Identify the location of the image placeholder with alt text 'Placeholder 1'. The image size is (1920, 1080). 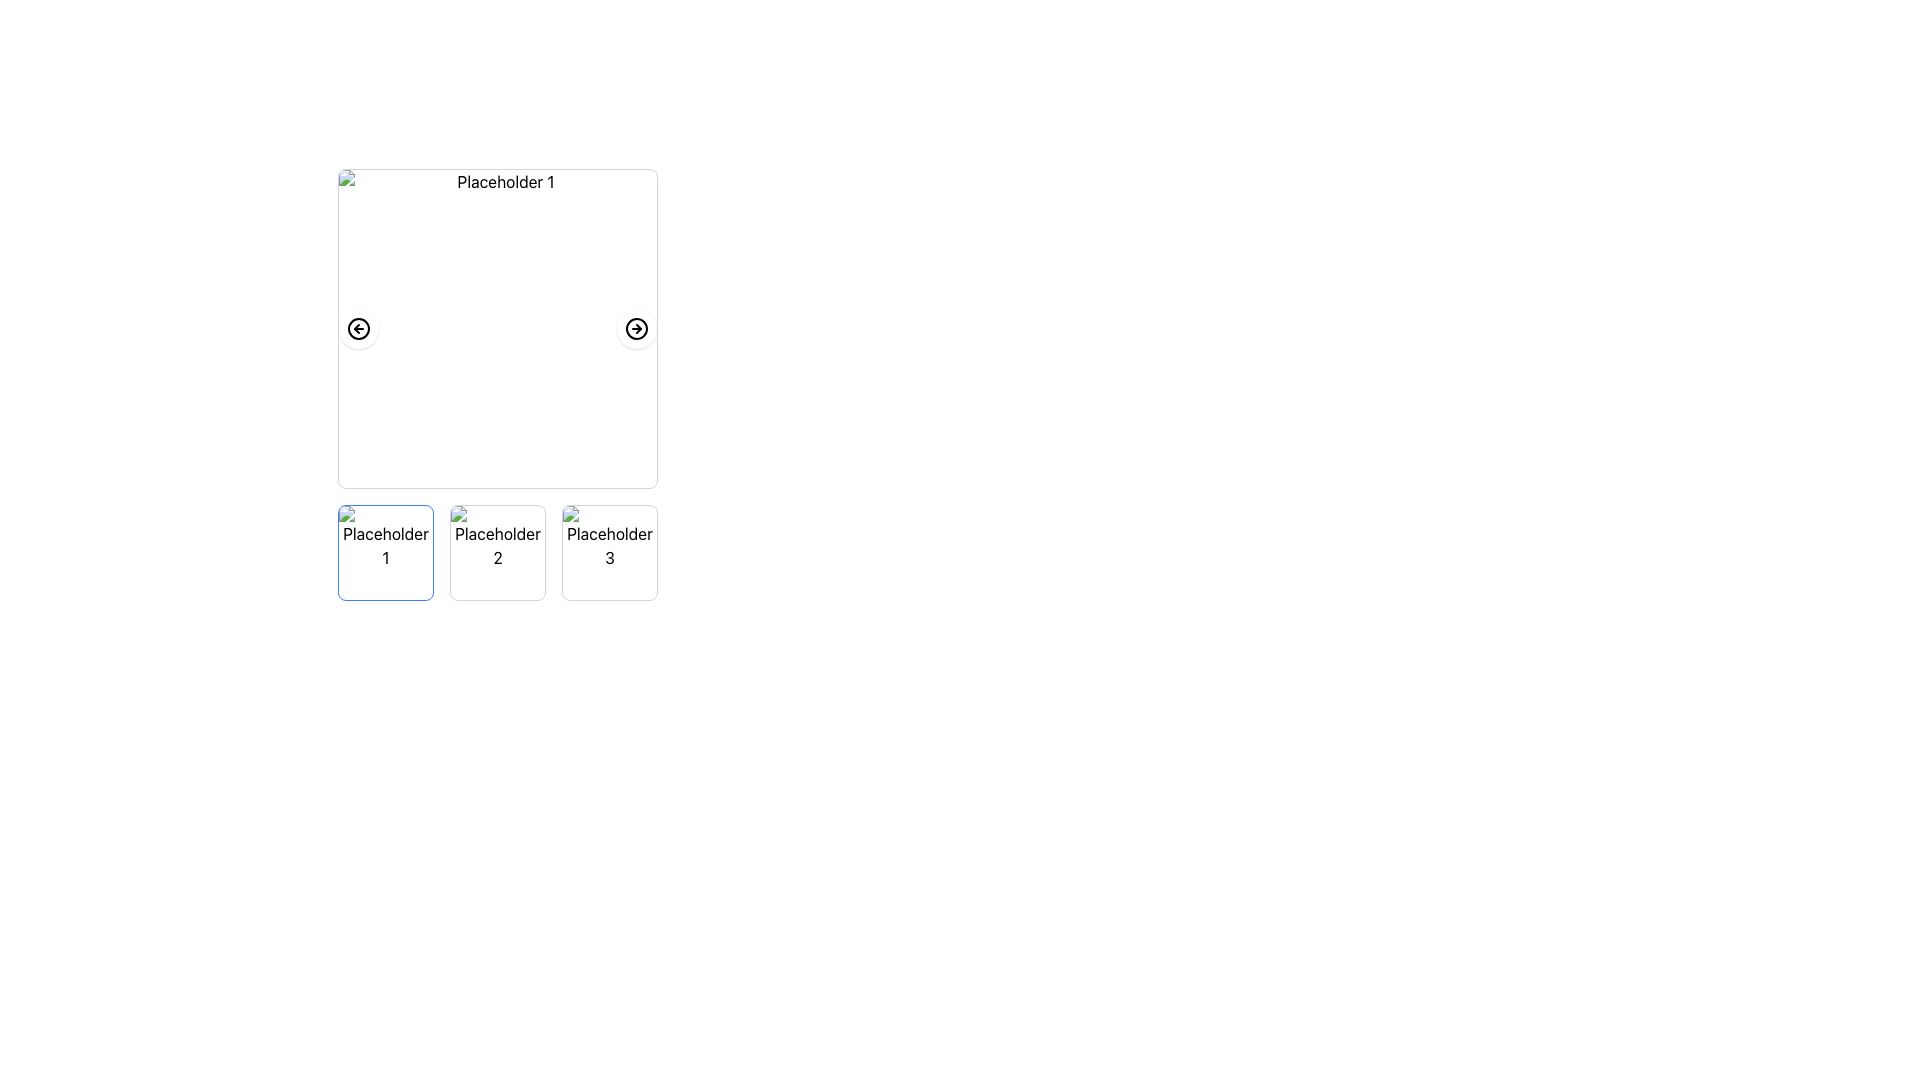
(385, 552).